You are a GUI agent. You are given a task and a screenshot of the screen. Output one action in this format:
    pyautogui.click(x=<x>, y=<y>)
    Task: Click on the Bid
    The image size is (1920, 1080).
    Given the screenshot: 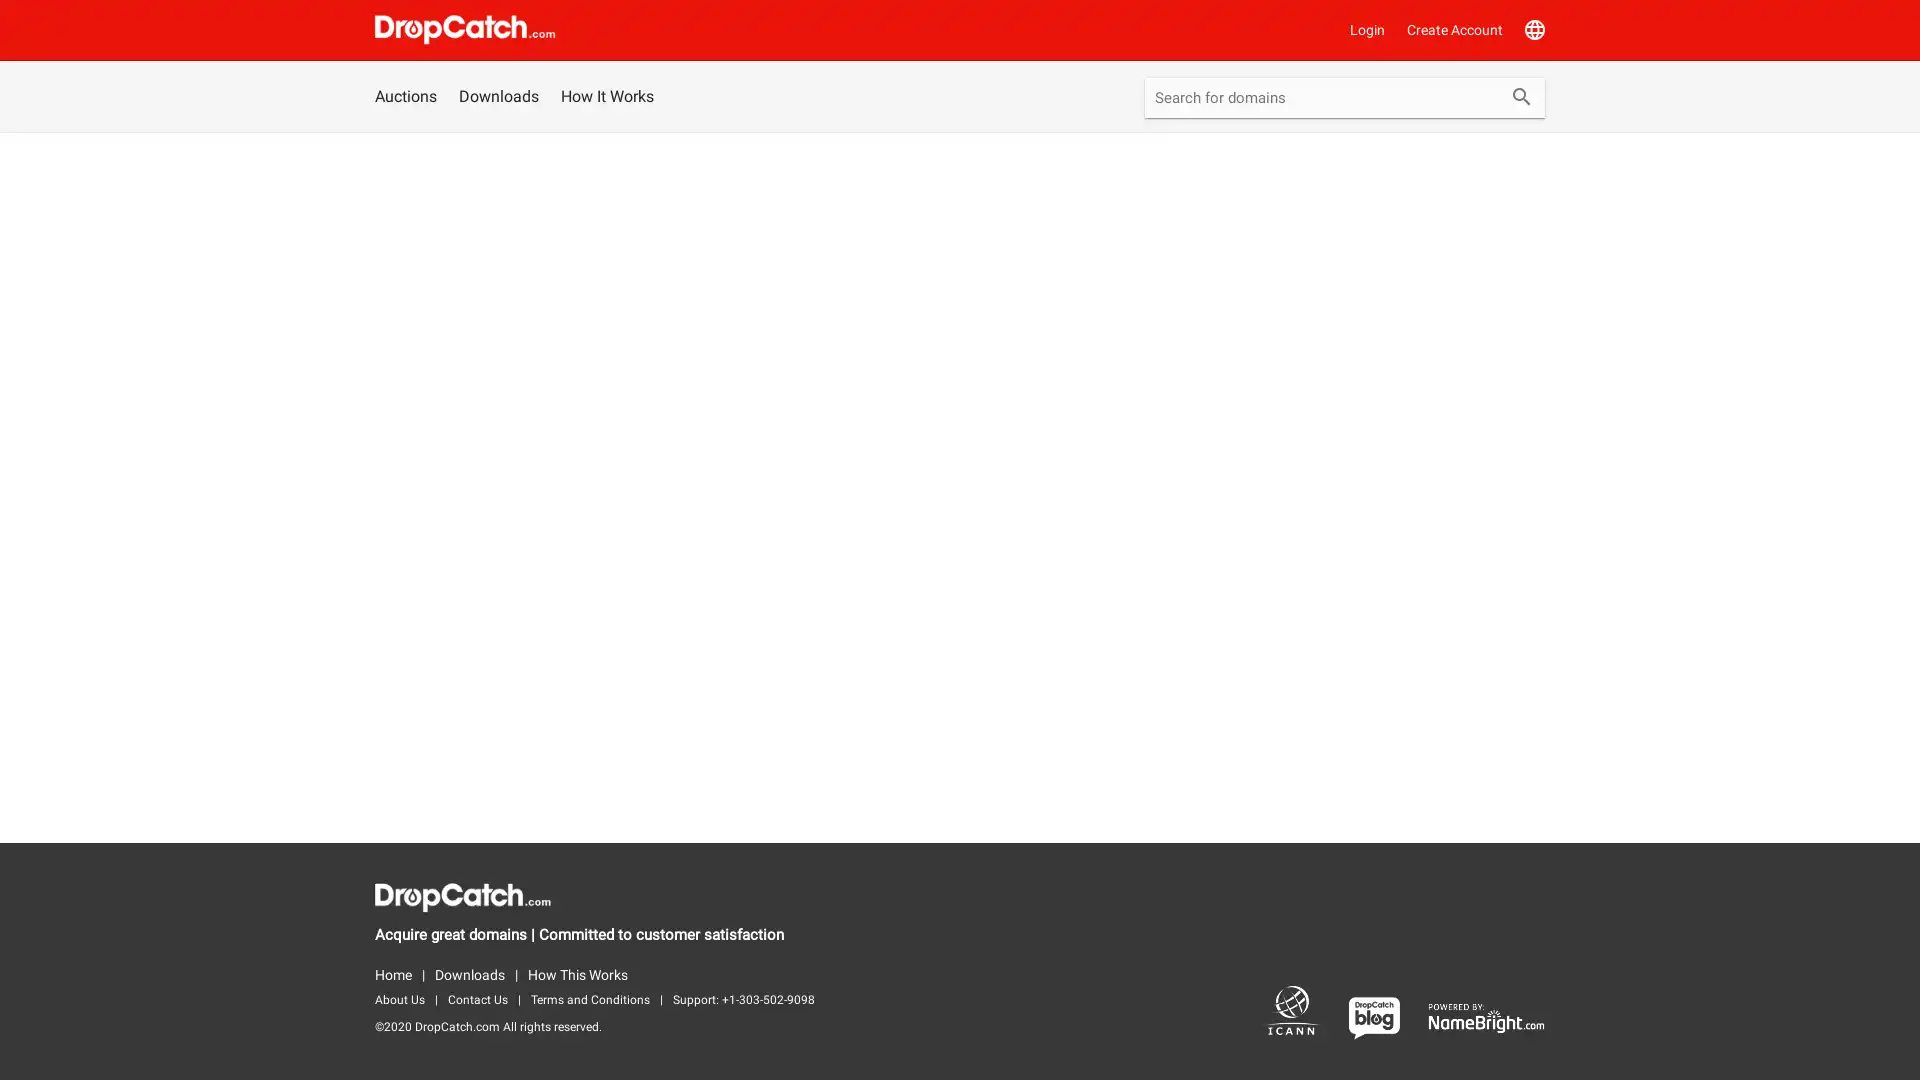 What is the action you would take?
    pyautogui.click(x=1502, y=805)
    